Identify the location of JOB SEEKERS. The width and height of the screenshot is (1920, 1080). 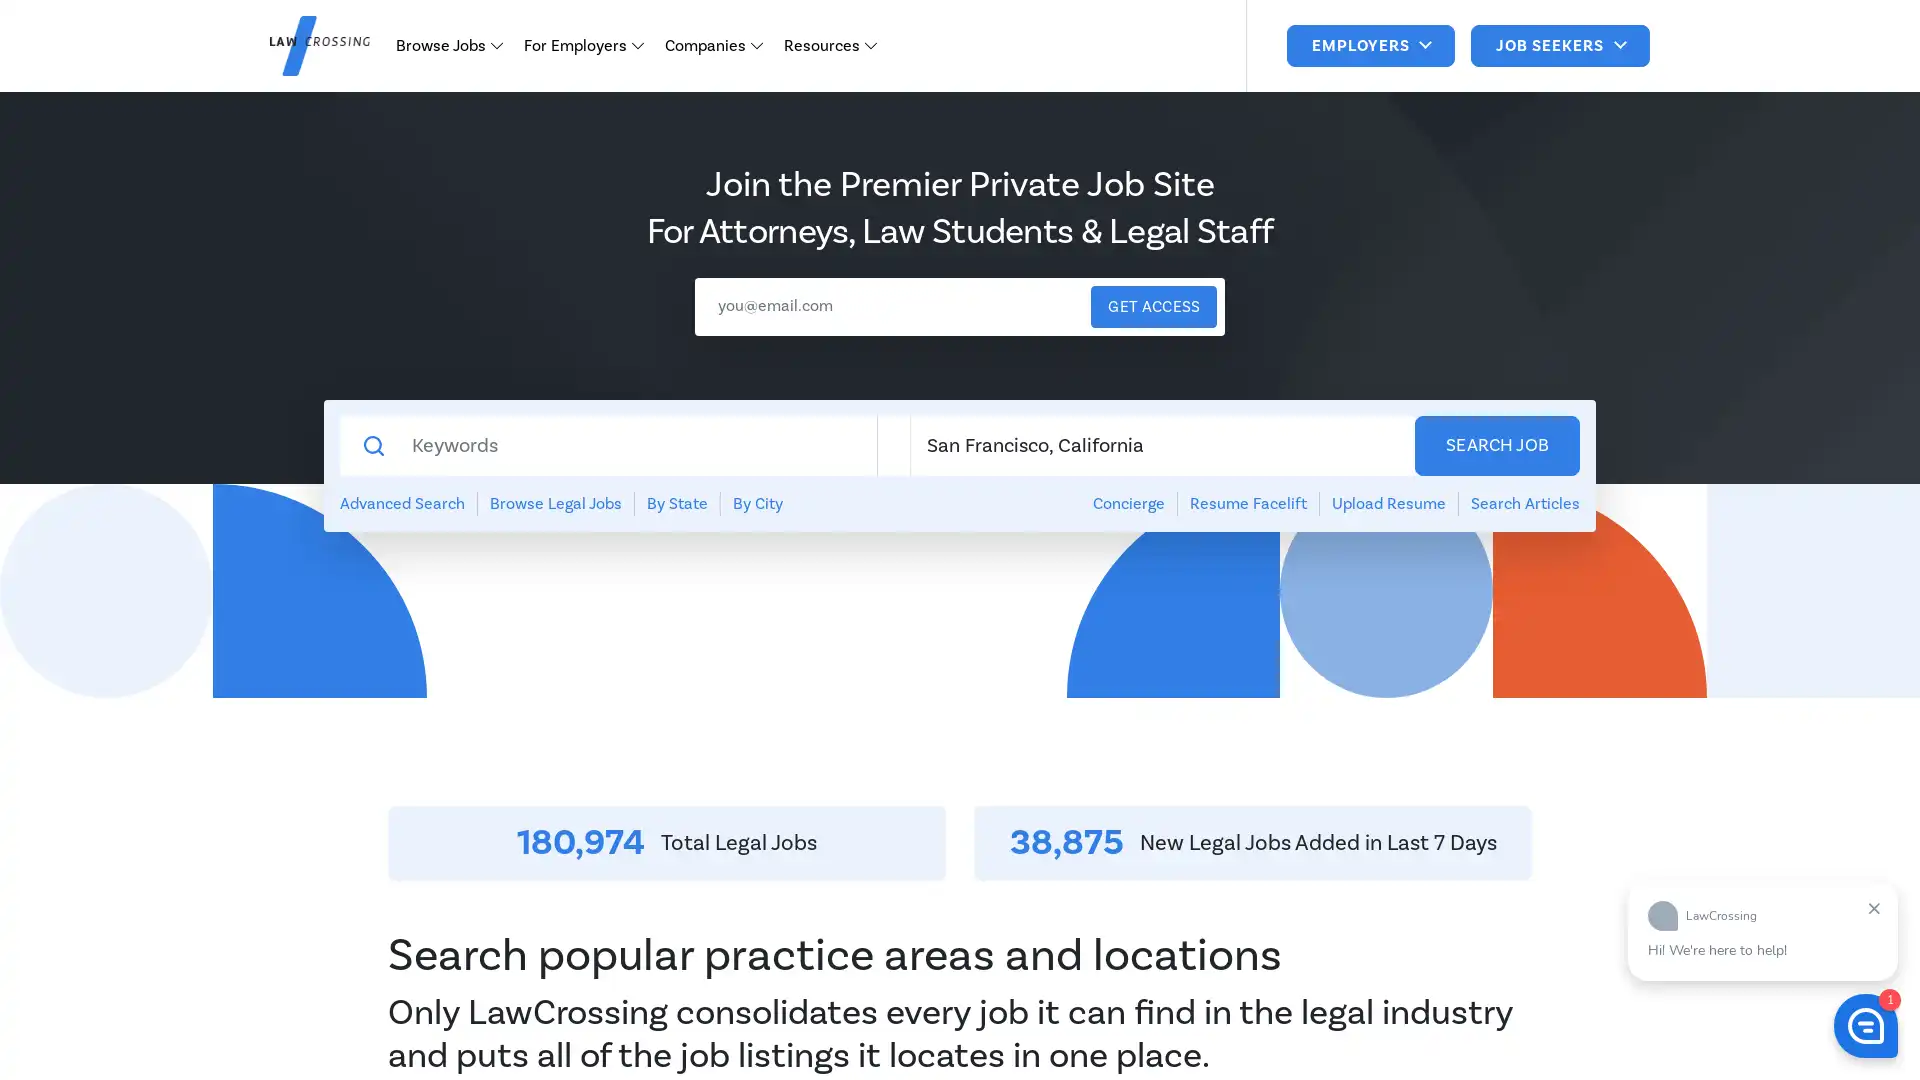
(1559, 45).